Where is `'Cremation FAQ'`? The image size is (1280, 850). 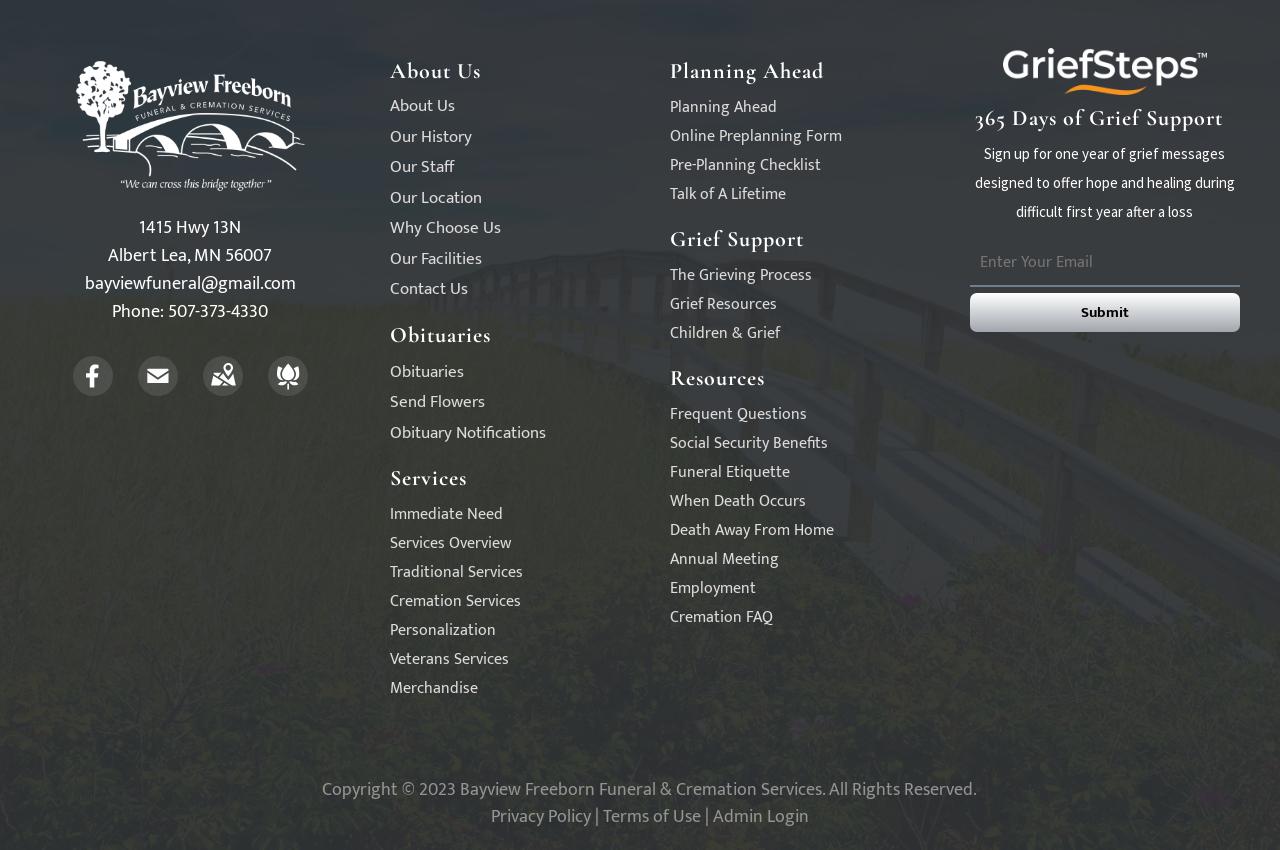
'Cremation FAQ' is located at coordinates (720, 616).